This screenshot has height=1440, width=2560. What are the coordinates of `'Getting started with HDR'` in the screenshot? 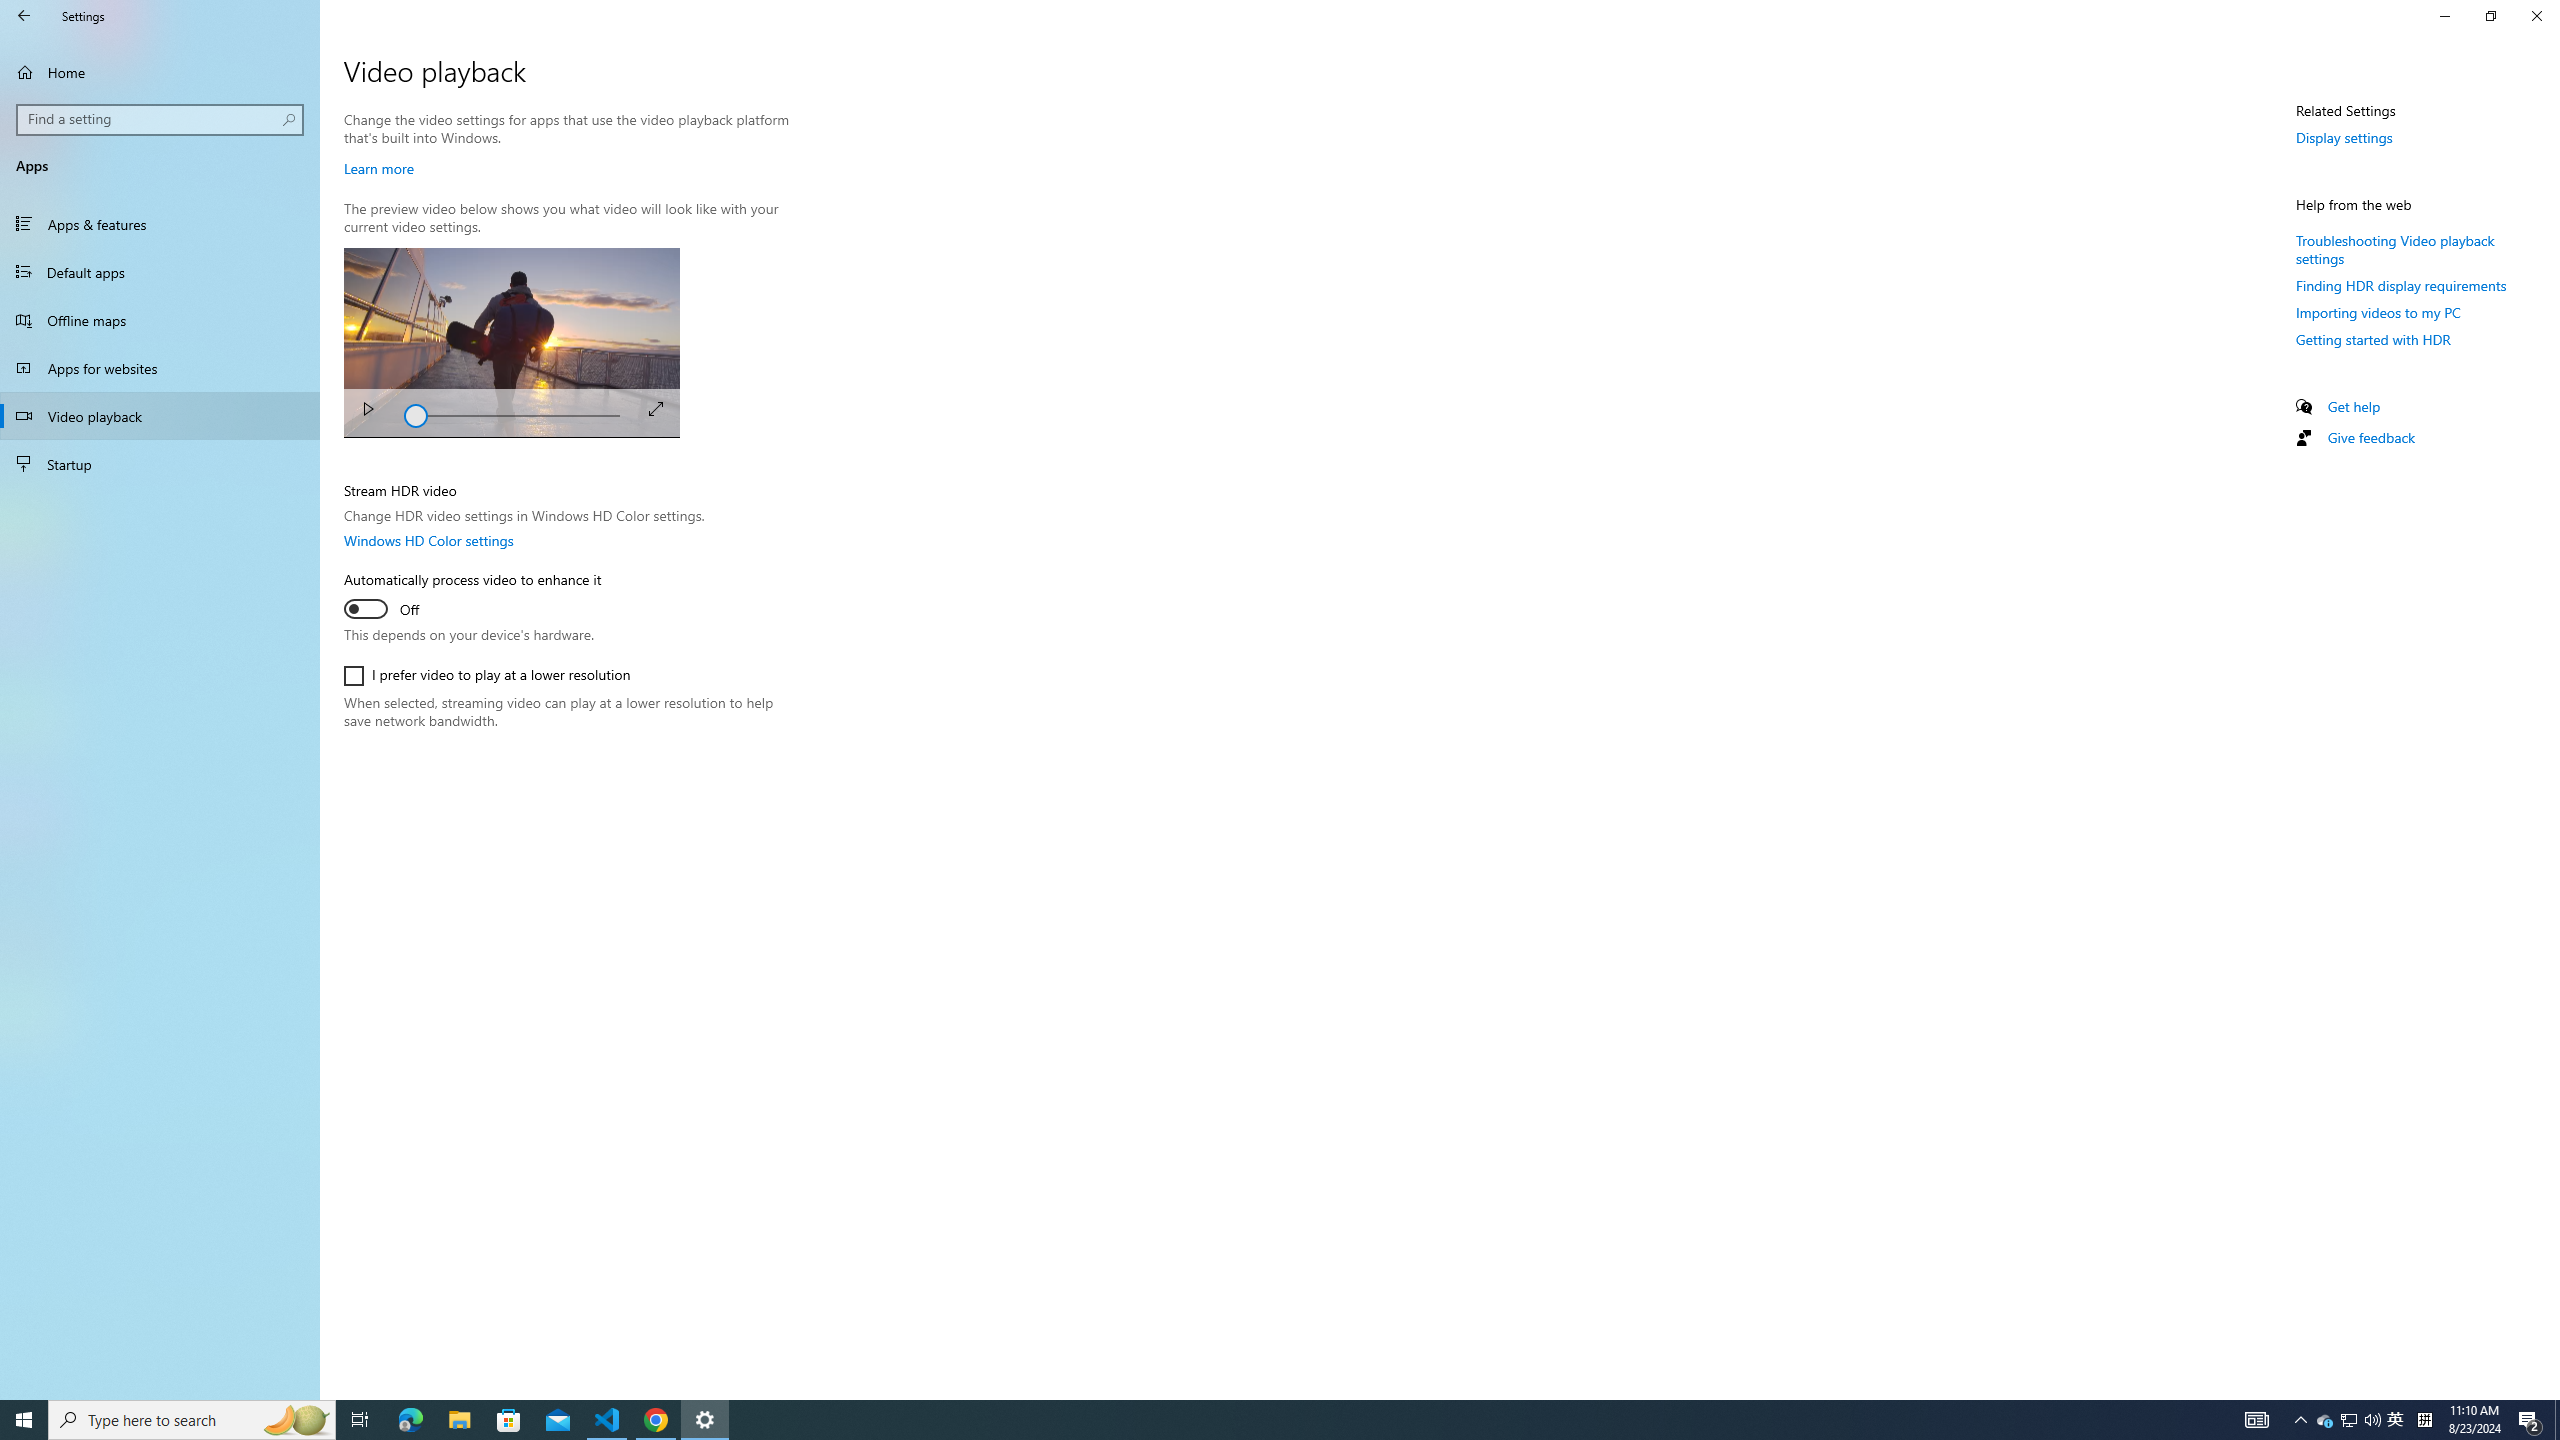 It's located at (2372, 338).